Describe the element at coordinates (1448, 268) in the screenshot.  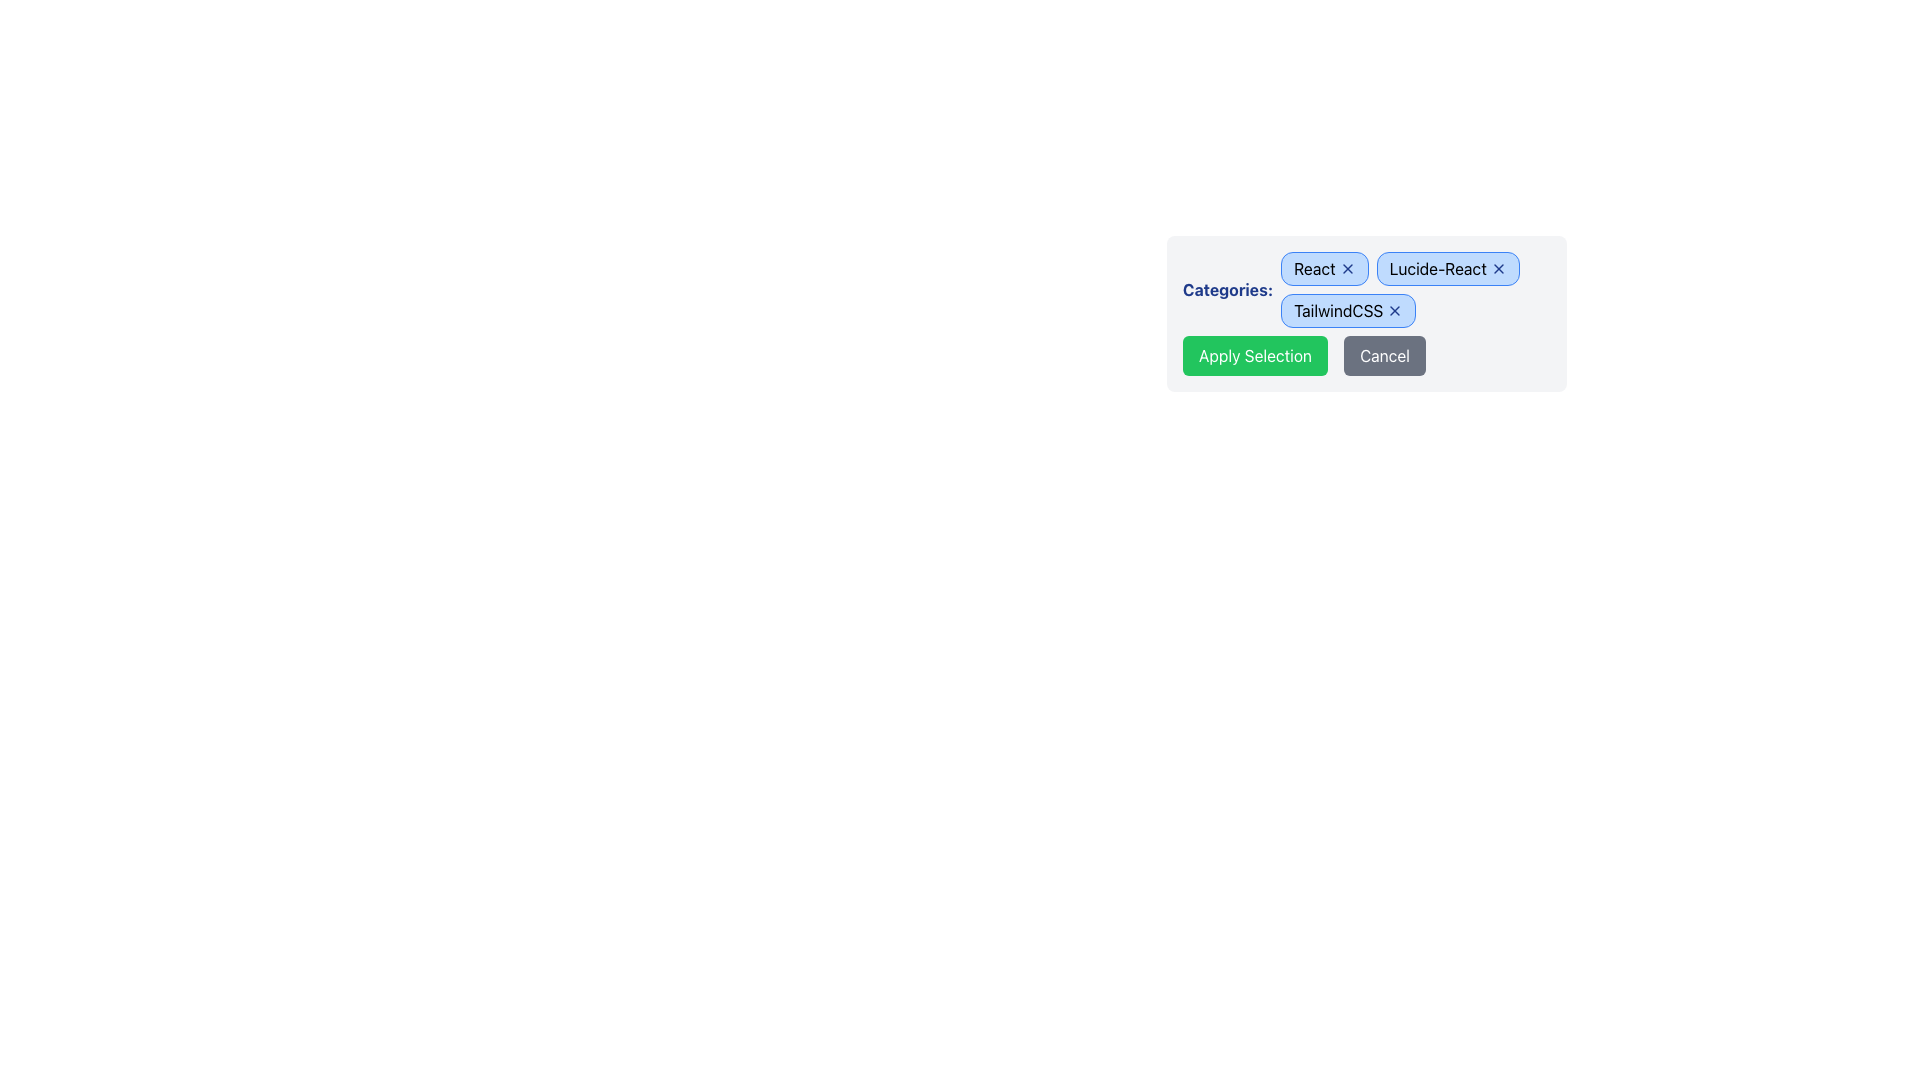
I see `the text of the category tag located to the right of the 'React' tag` at that location.